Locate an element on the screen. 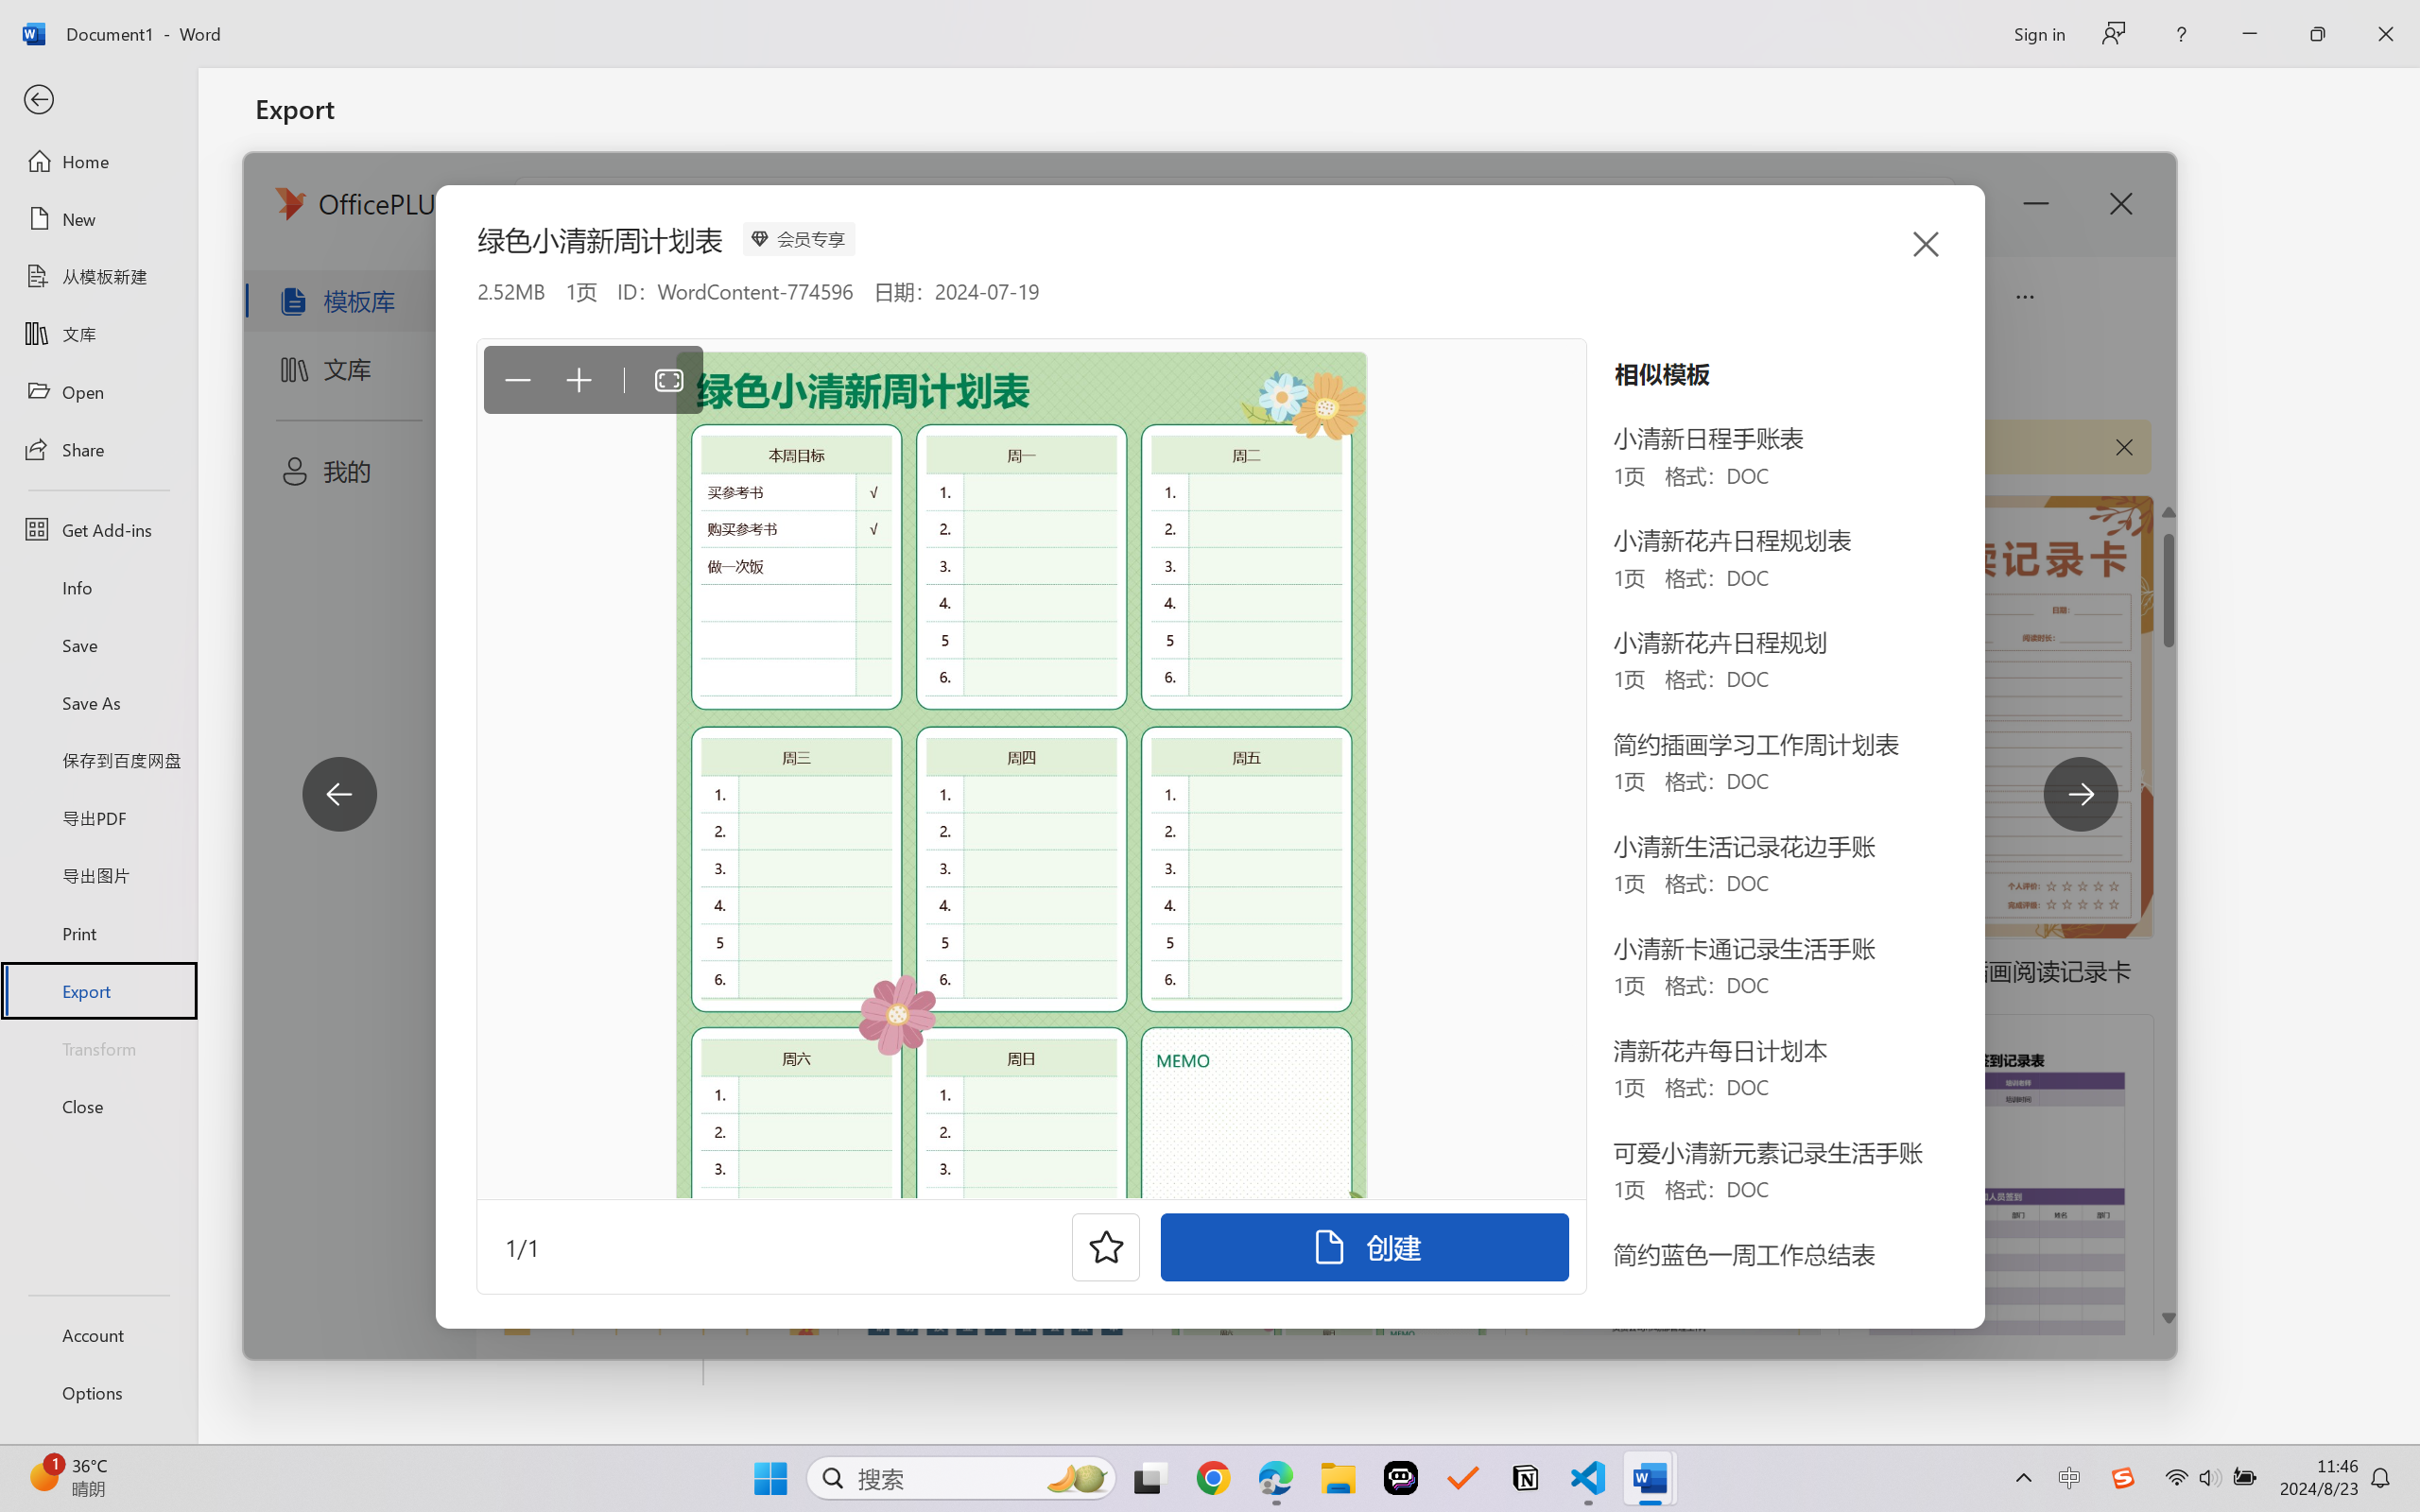 The width and height of the screenshot is (2420, 1512). 'Account' is located at coordinates (97, 1334).